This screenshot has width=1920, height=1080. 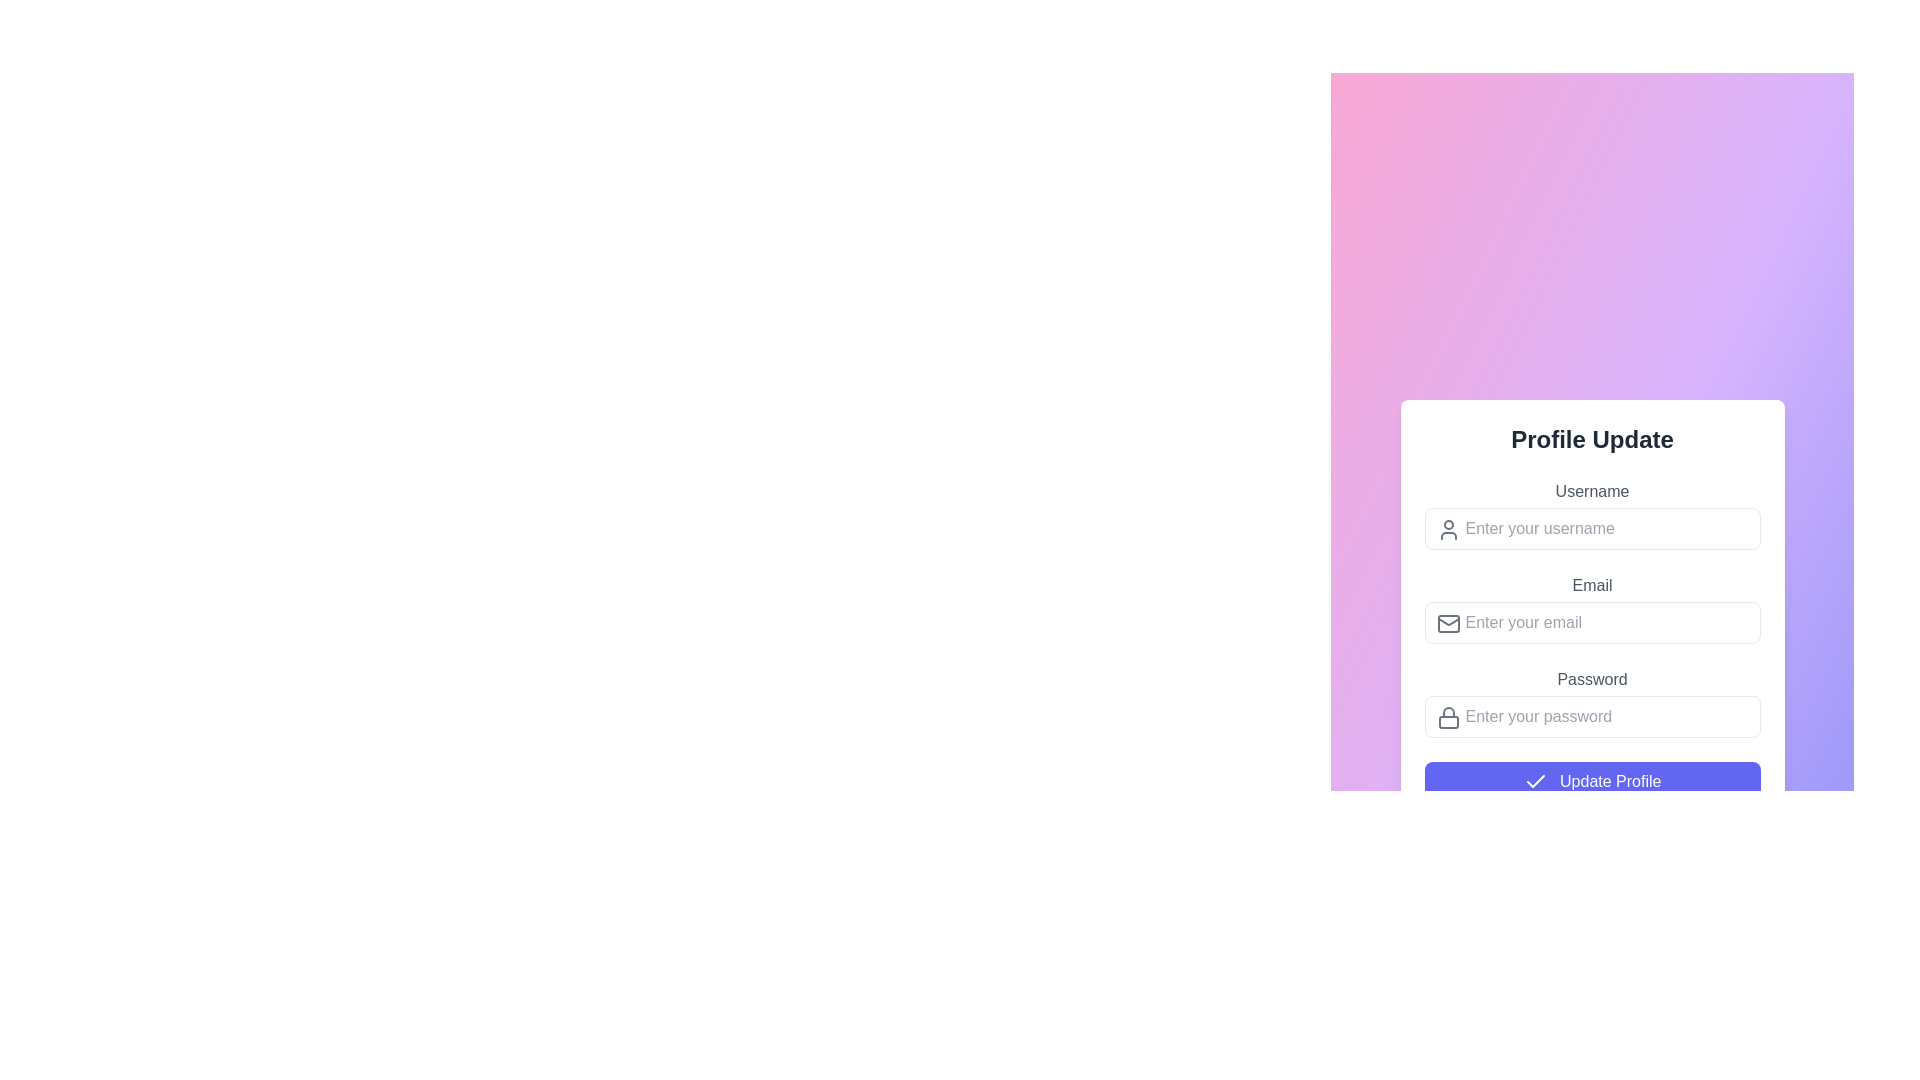 I want to click on the label indicating that the associated input field below it is for entering a password, which is the third label in the 'Profile Update' form layout, so click(x=1591, y=678).